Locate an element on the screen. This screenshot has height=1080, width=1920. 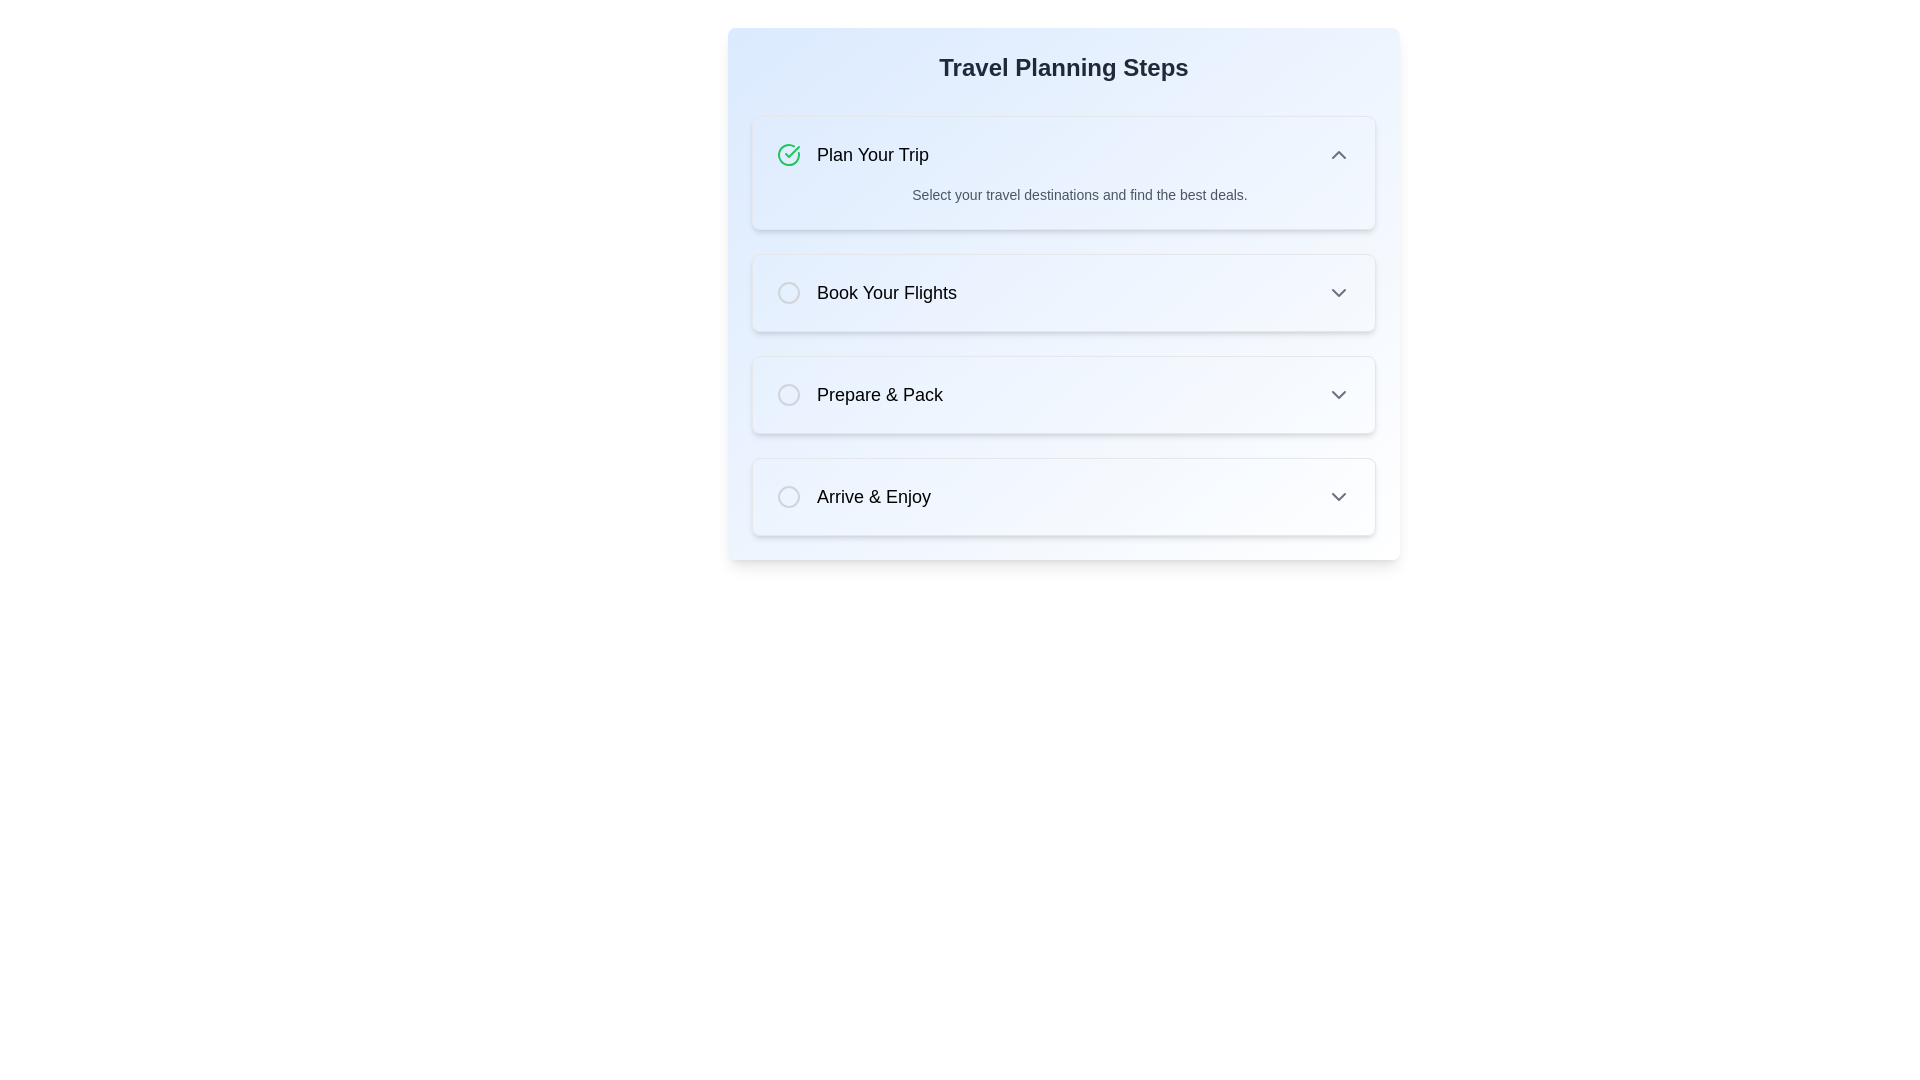
the 'Plan Your Trip' text block accompanied by a green checkmark icon, which is the first item in the 'Travel Planning Steps' section is located at coordinates (853, 153).